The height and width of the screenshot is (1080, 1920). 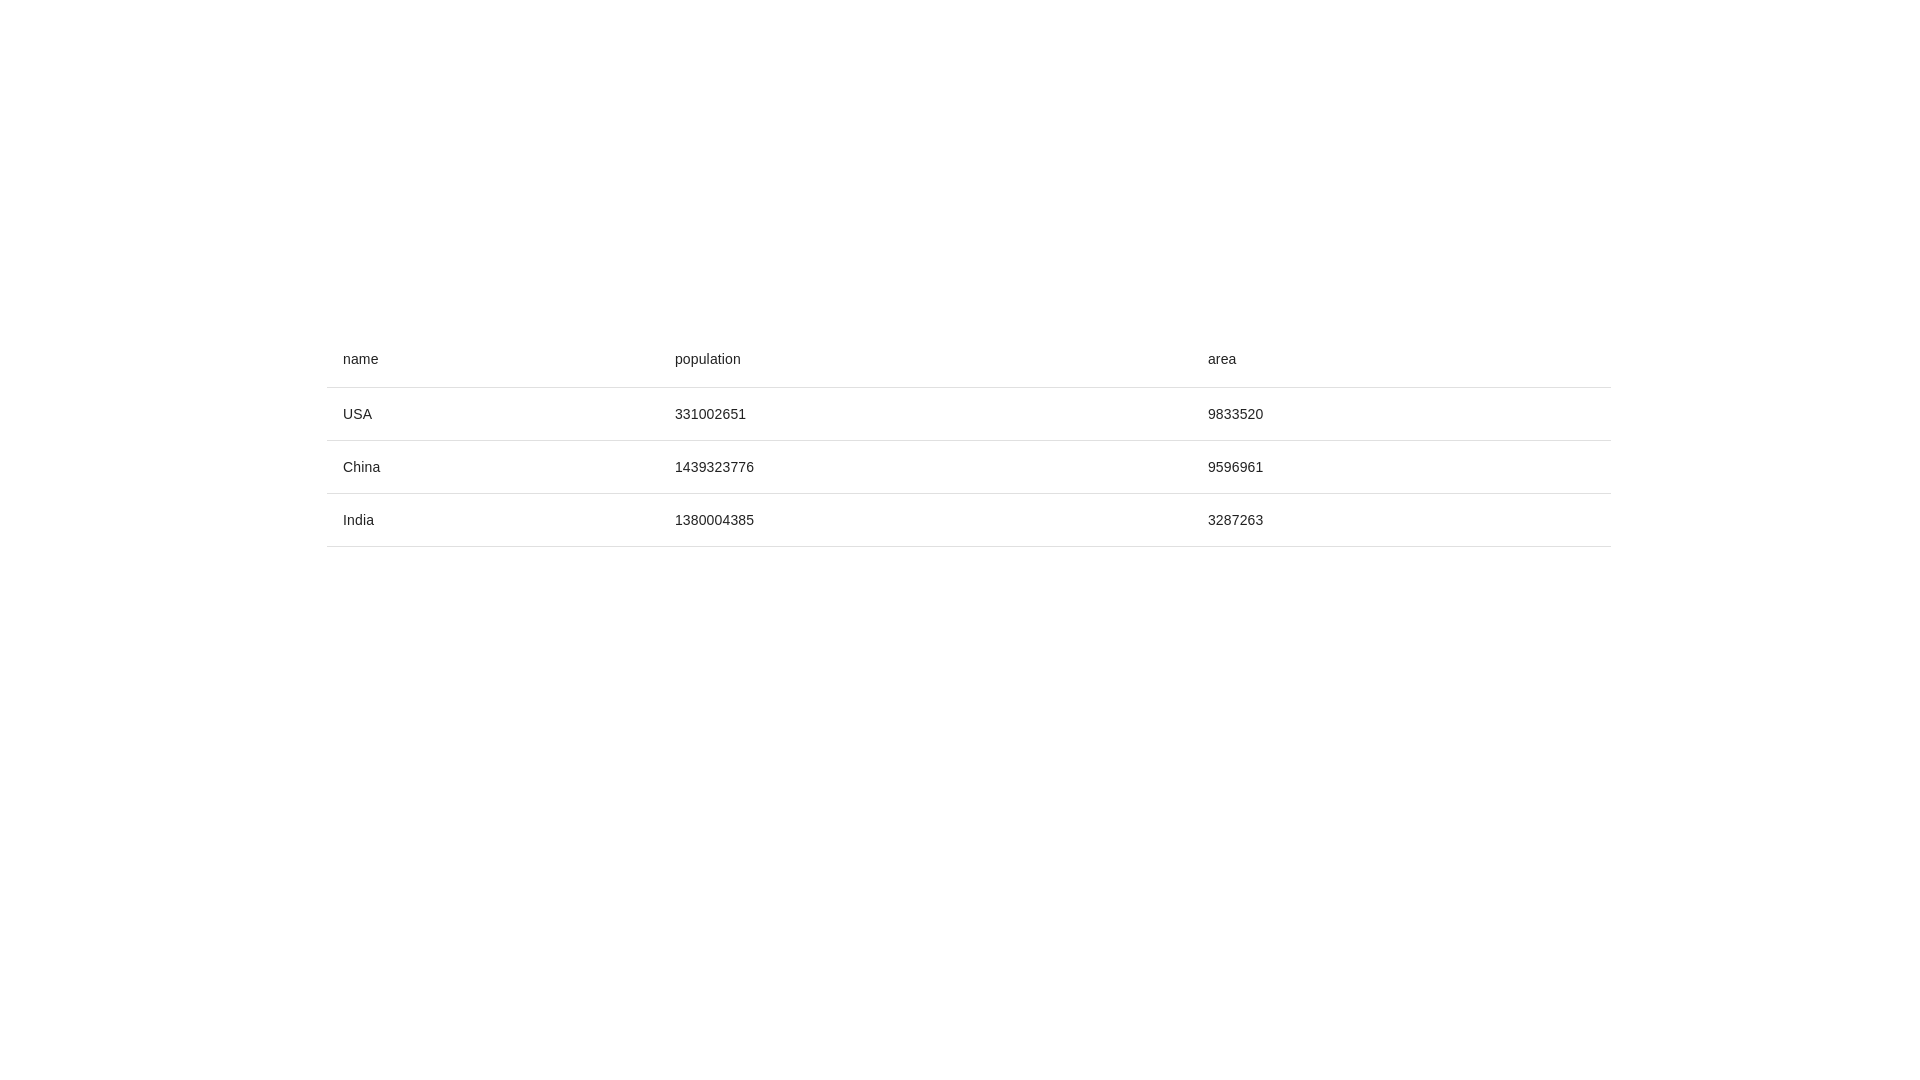 What do you see at coordinates (1400, 519) in the screenshot?
I see `the table cell displaying the number '3287263' which is aligned to the right in the row corresponding to 'India'` at bounding box center [1400, 519].